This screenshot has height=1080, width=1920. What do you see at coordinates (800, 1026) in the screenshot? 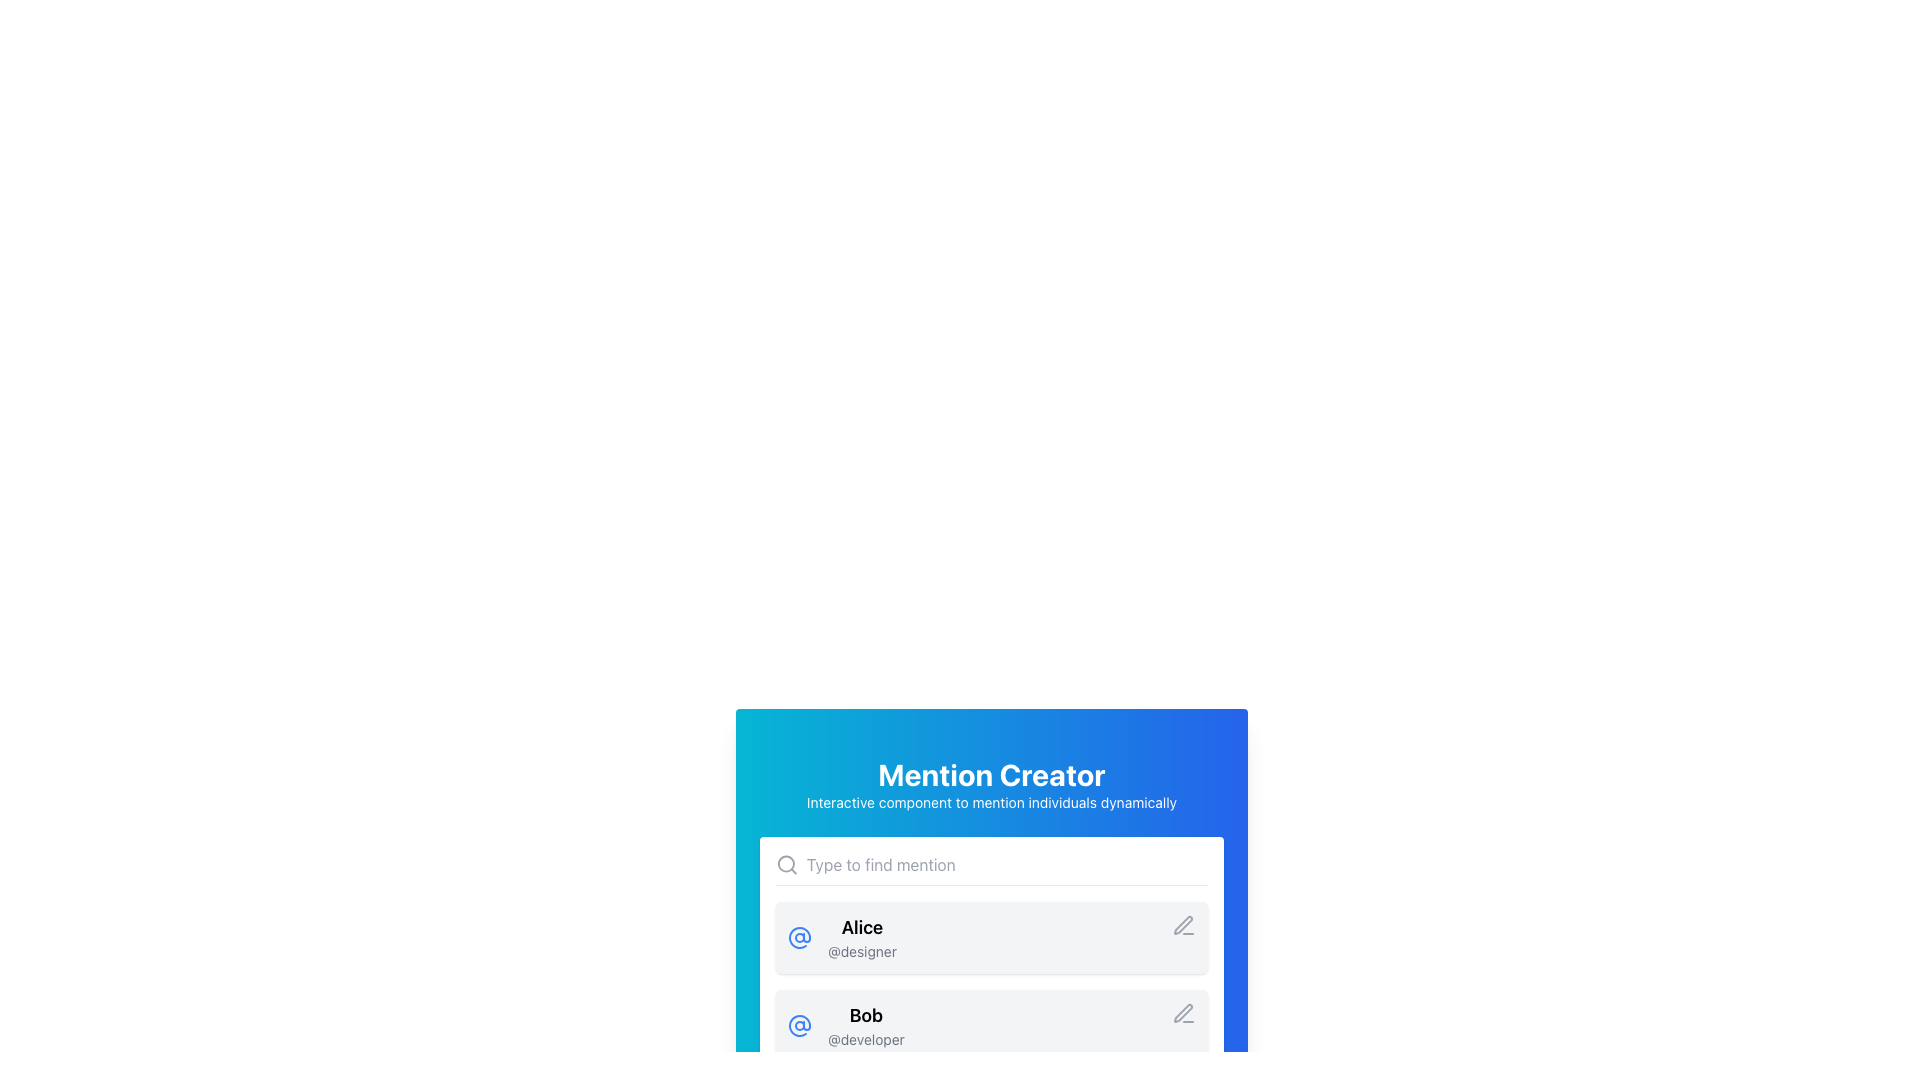
I see `the mention or email icon located to the left of the text 'Bob@developer' in the list entry` at bounding box center [800, 1026].